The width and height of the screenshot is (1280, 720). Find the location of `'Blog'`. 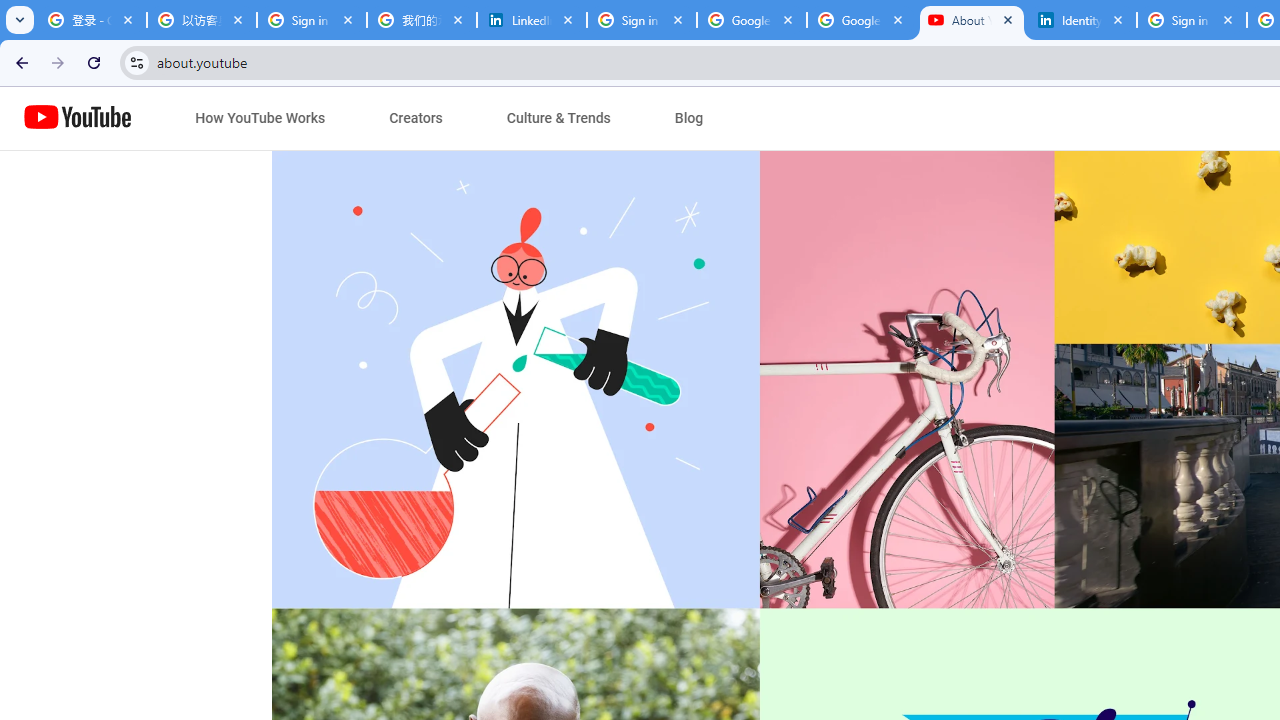

'Blog' is located at coordinates (689, 118).